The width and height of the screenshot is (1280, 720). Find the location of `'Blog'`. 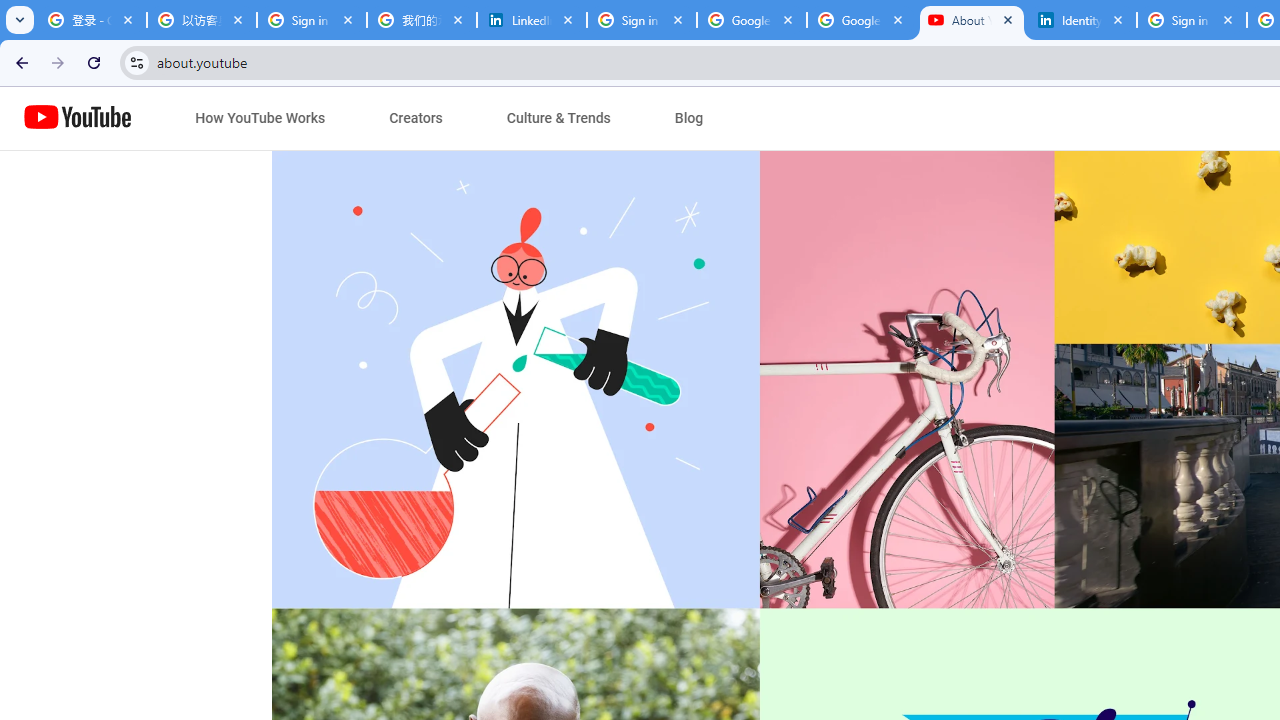

'Blog' is located at coordinates (689, 118).